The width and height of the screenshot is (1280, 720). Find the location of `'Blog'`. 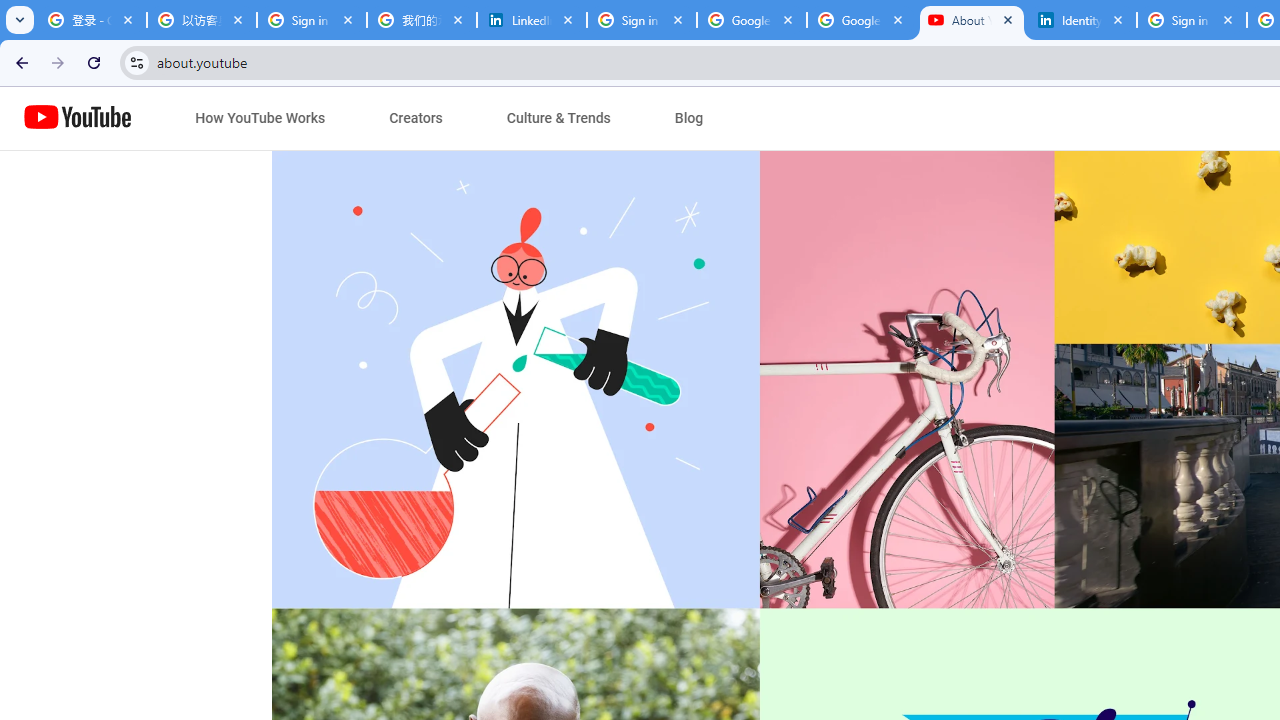

'Blog' is located at coordinates (689, 118).